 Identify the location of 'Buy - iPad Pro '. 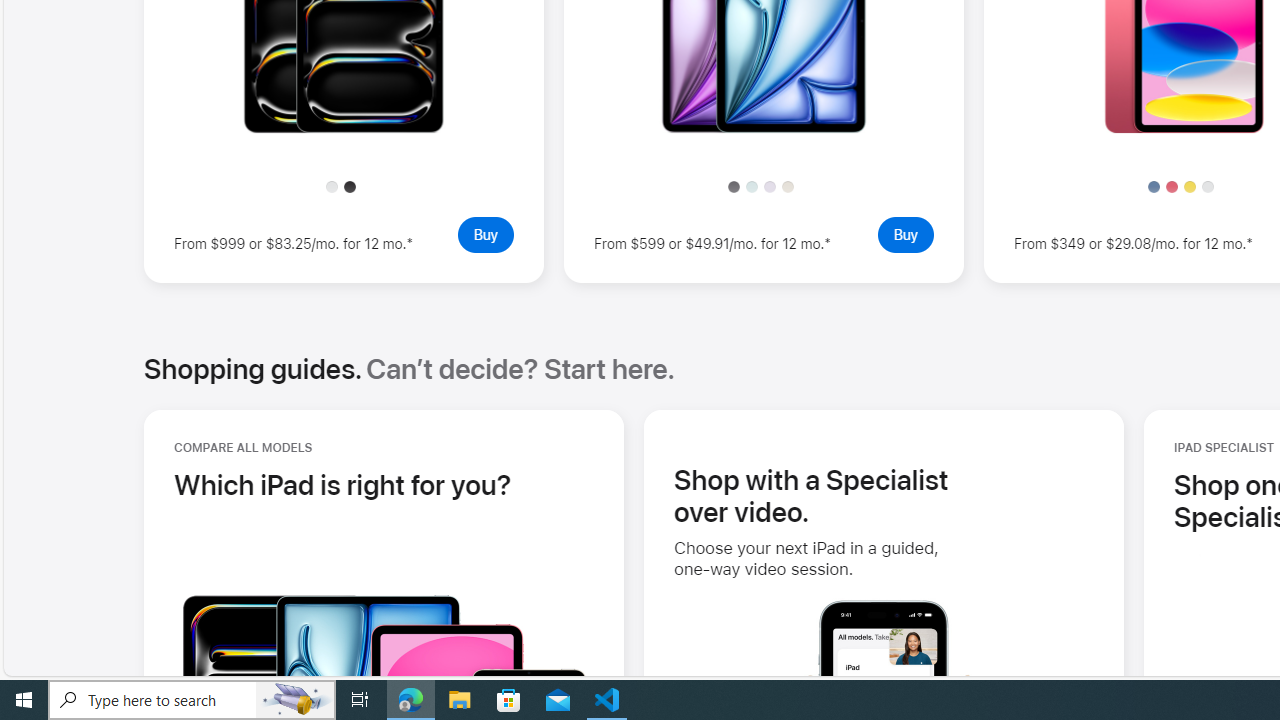
(485, 233).